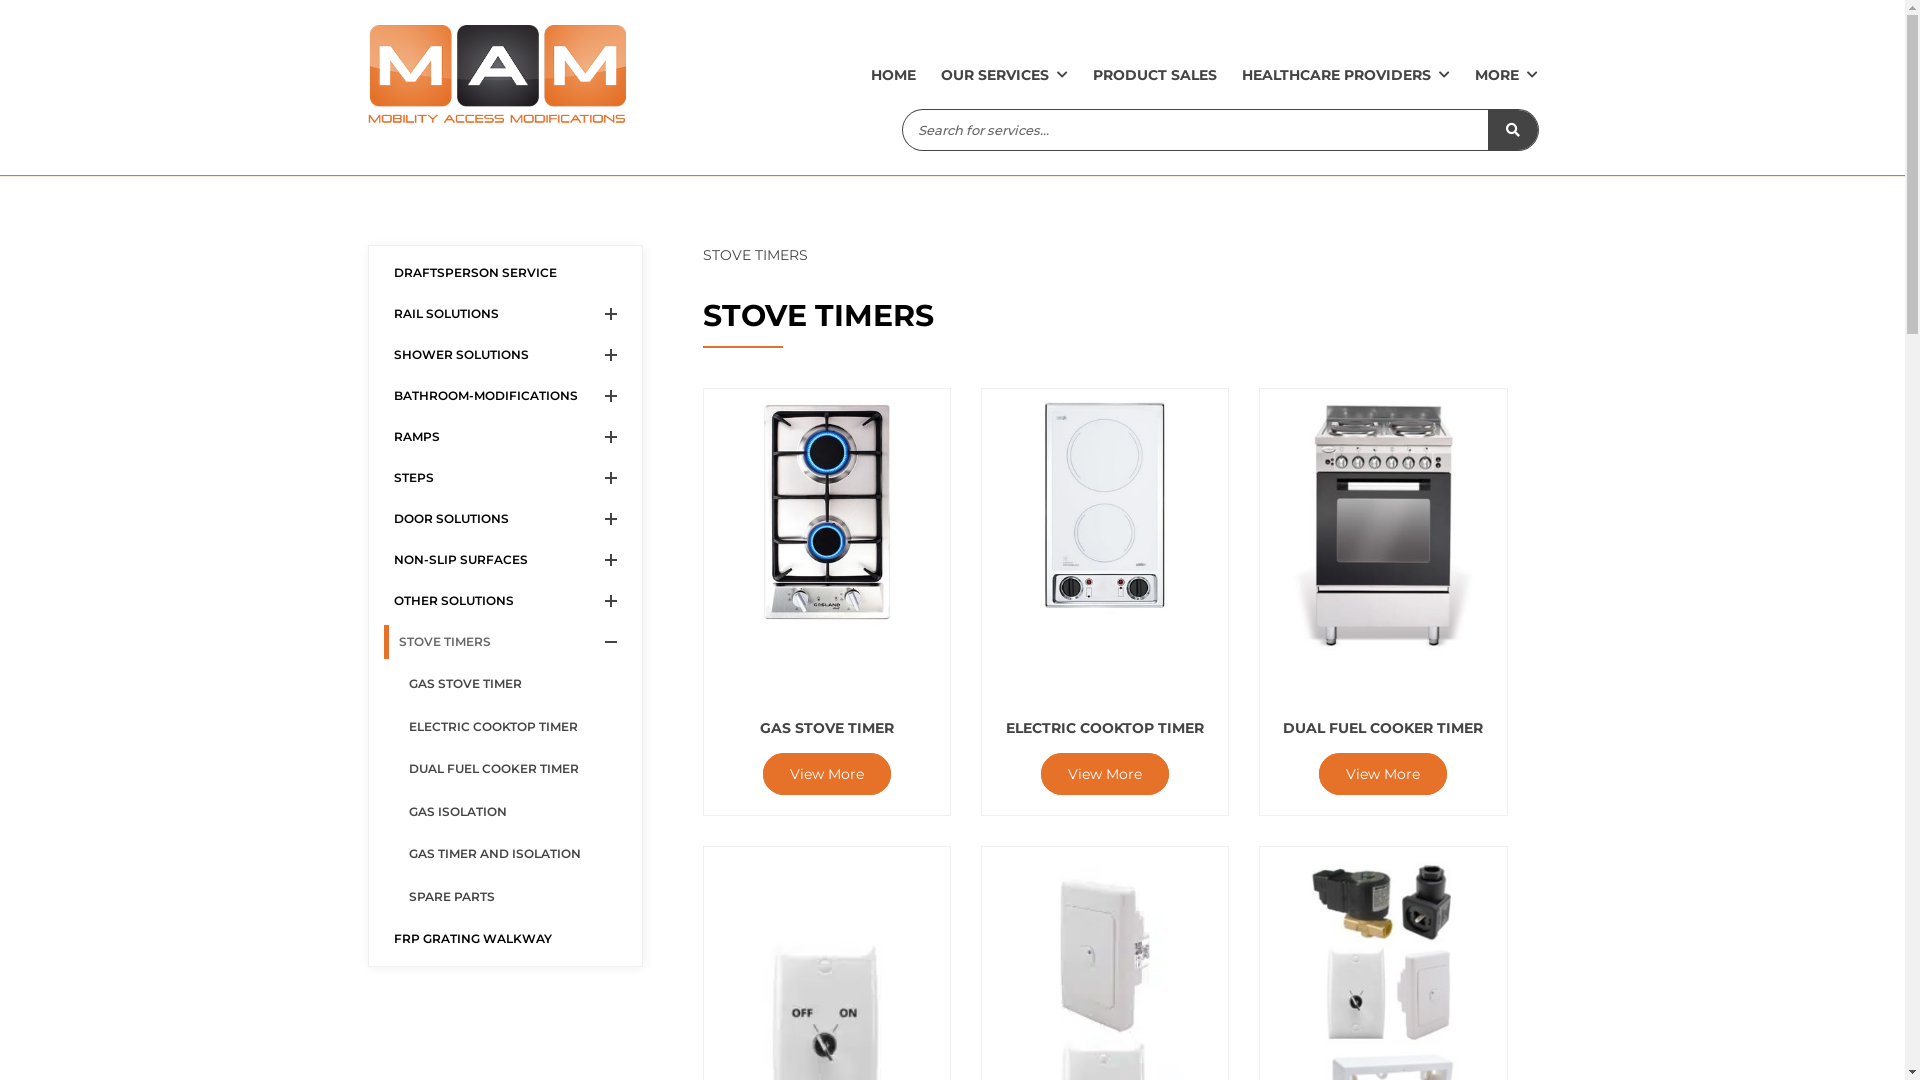  Describe the element at coordinates (384, 313) in the screenshot. I see `'RAIL SOLUTIONS'` at that location.